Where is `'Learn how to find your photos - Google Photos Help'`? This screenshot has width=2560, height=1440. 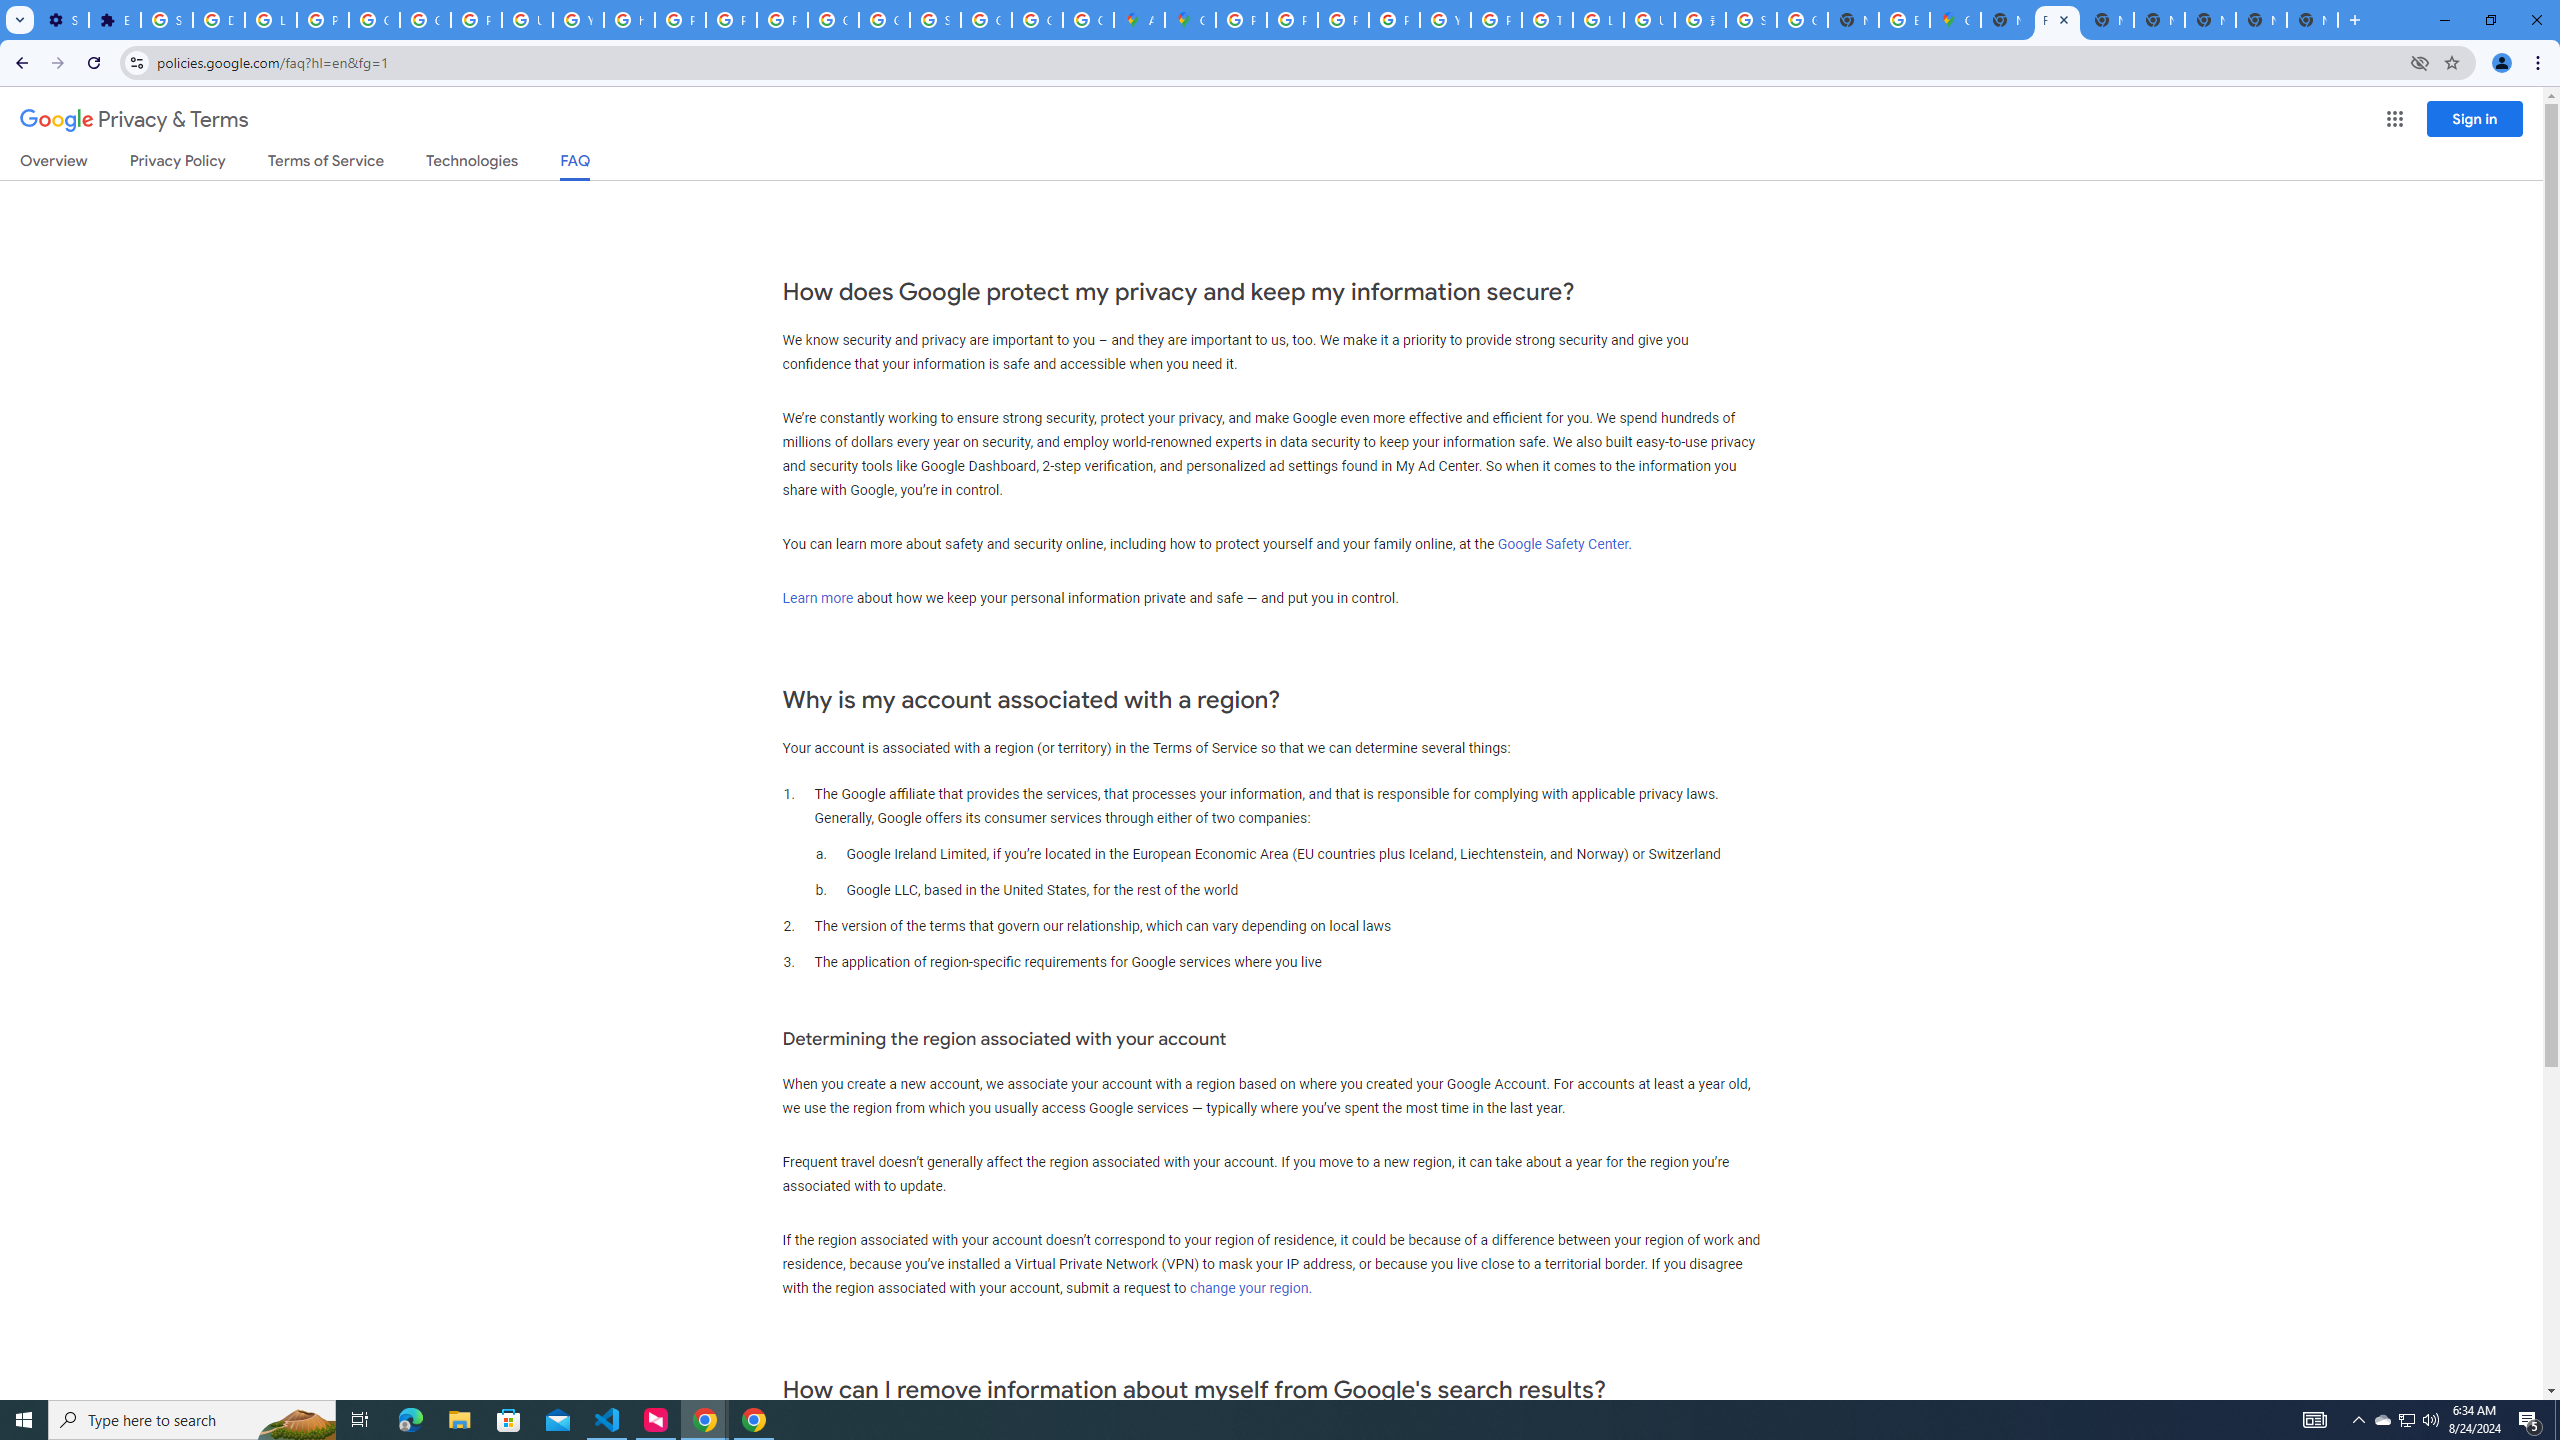
'Learn how to find your photos - Google Photos Help' is located at coordinates (270, 19).